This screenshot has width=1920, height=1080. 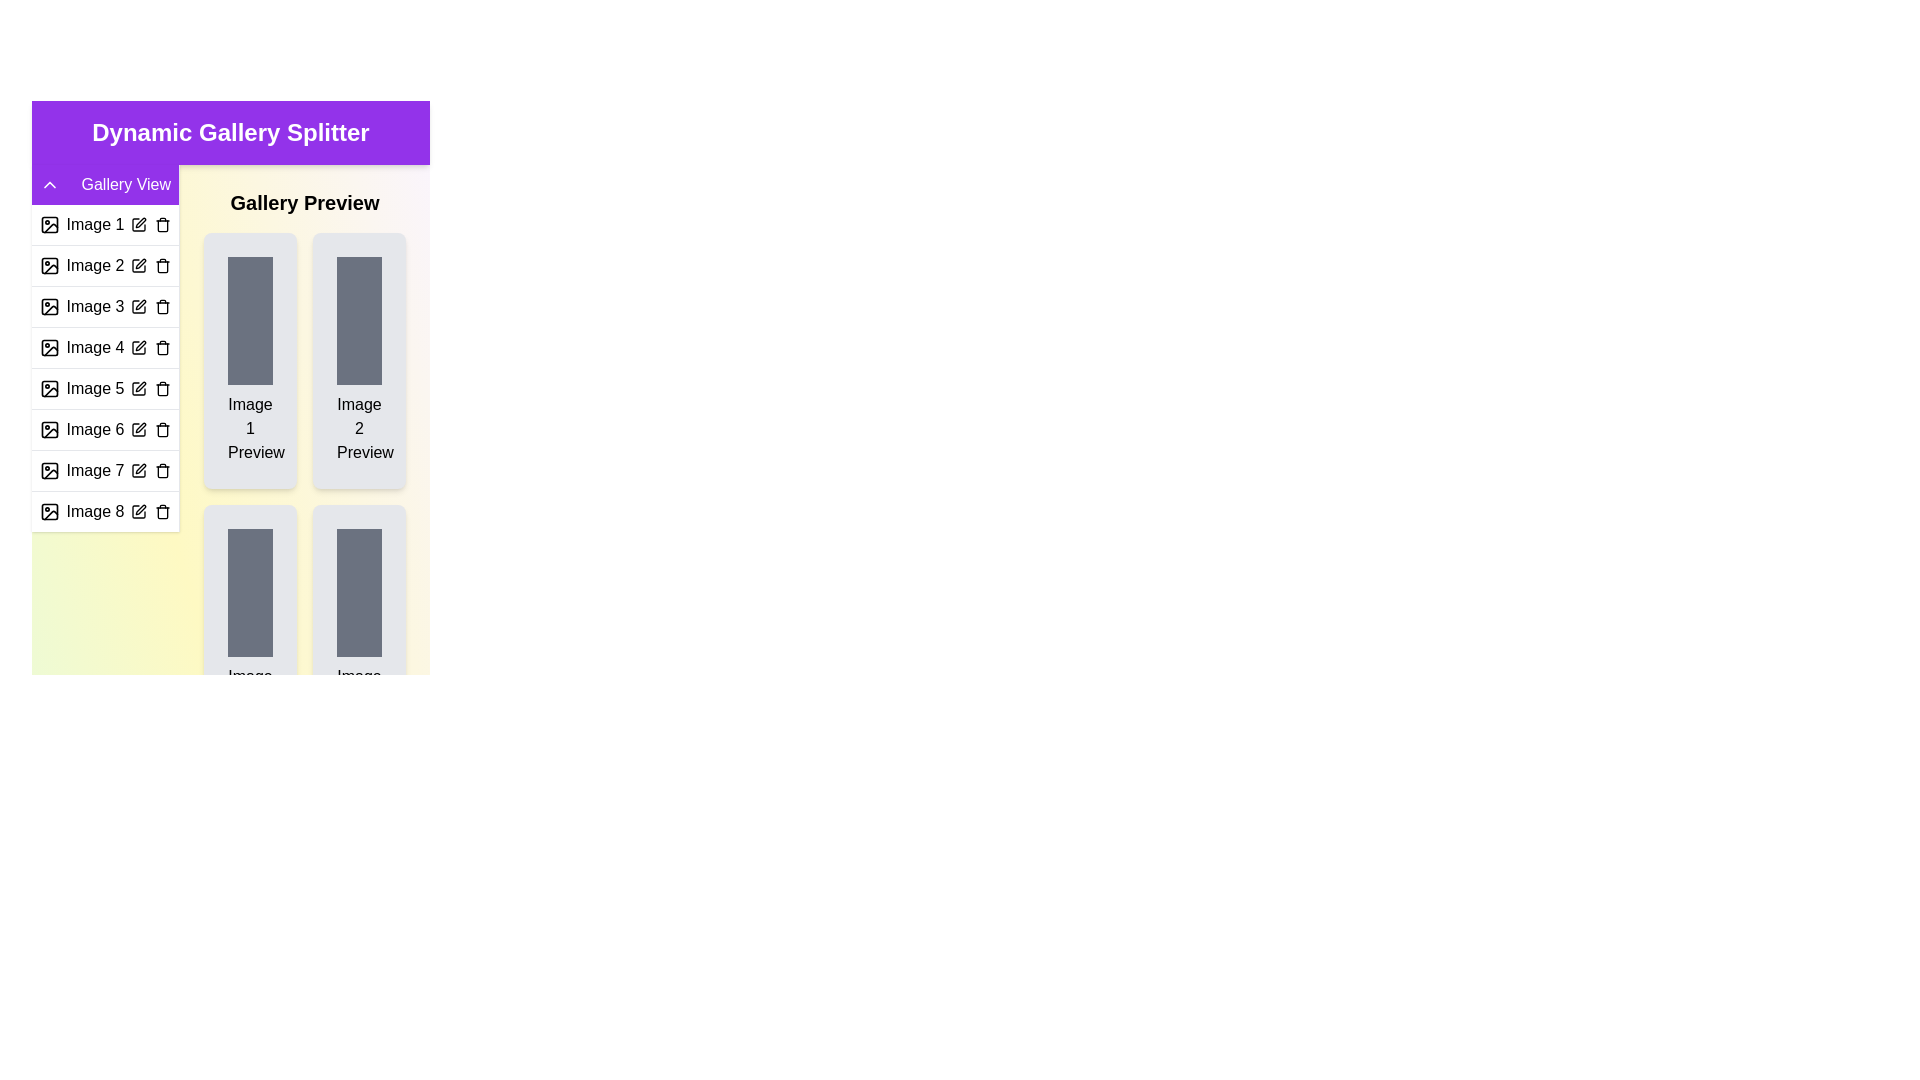 What do you see at coordinates (163, 470) in the screenshot?
I see `the trash bin icon, which is the third icon in the row of action icons located to the right of the 'Image 7' label in the Gallery View list` at bounding box center [163, 470].